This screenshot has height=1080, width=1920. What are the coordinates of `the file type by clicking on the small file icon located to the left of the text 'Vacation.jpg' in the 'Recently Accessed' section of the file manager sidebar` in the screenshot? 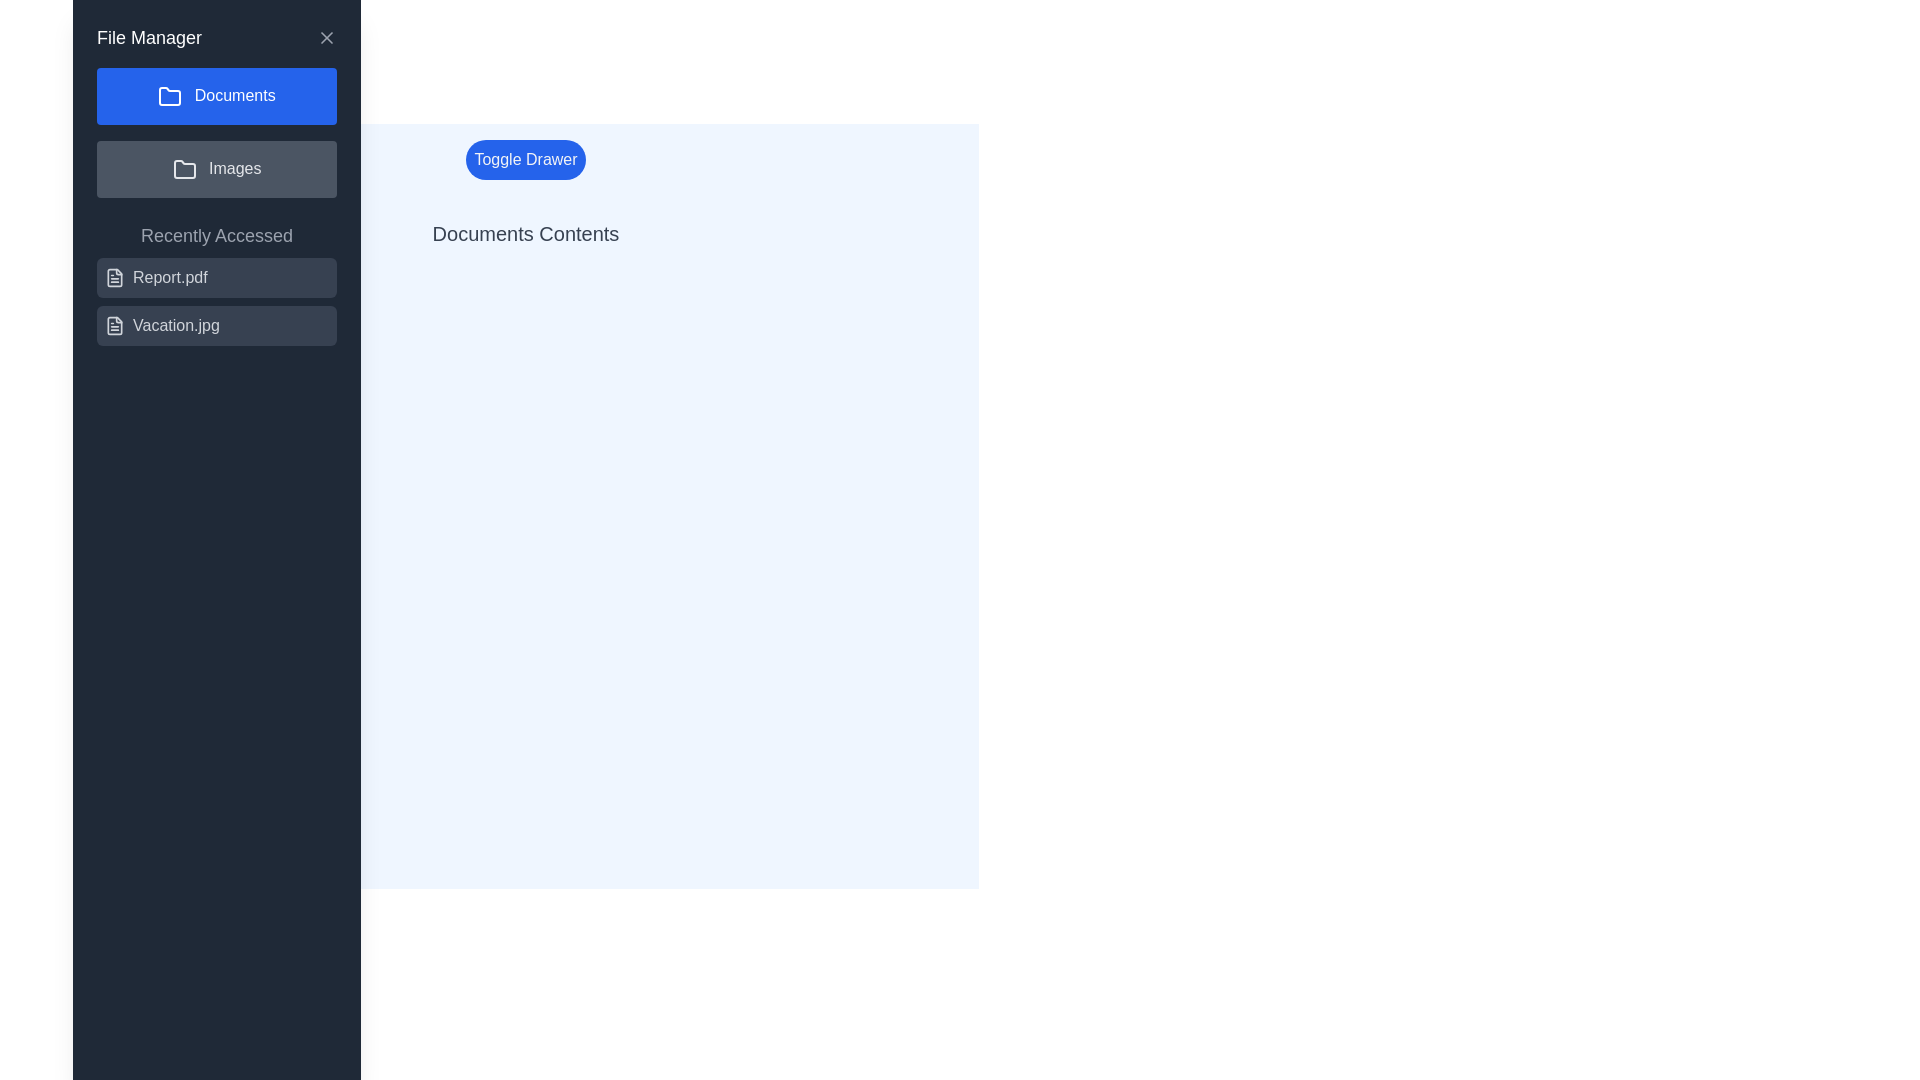 It's located at (114, 323).